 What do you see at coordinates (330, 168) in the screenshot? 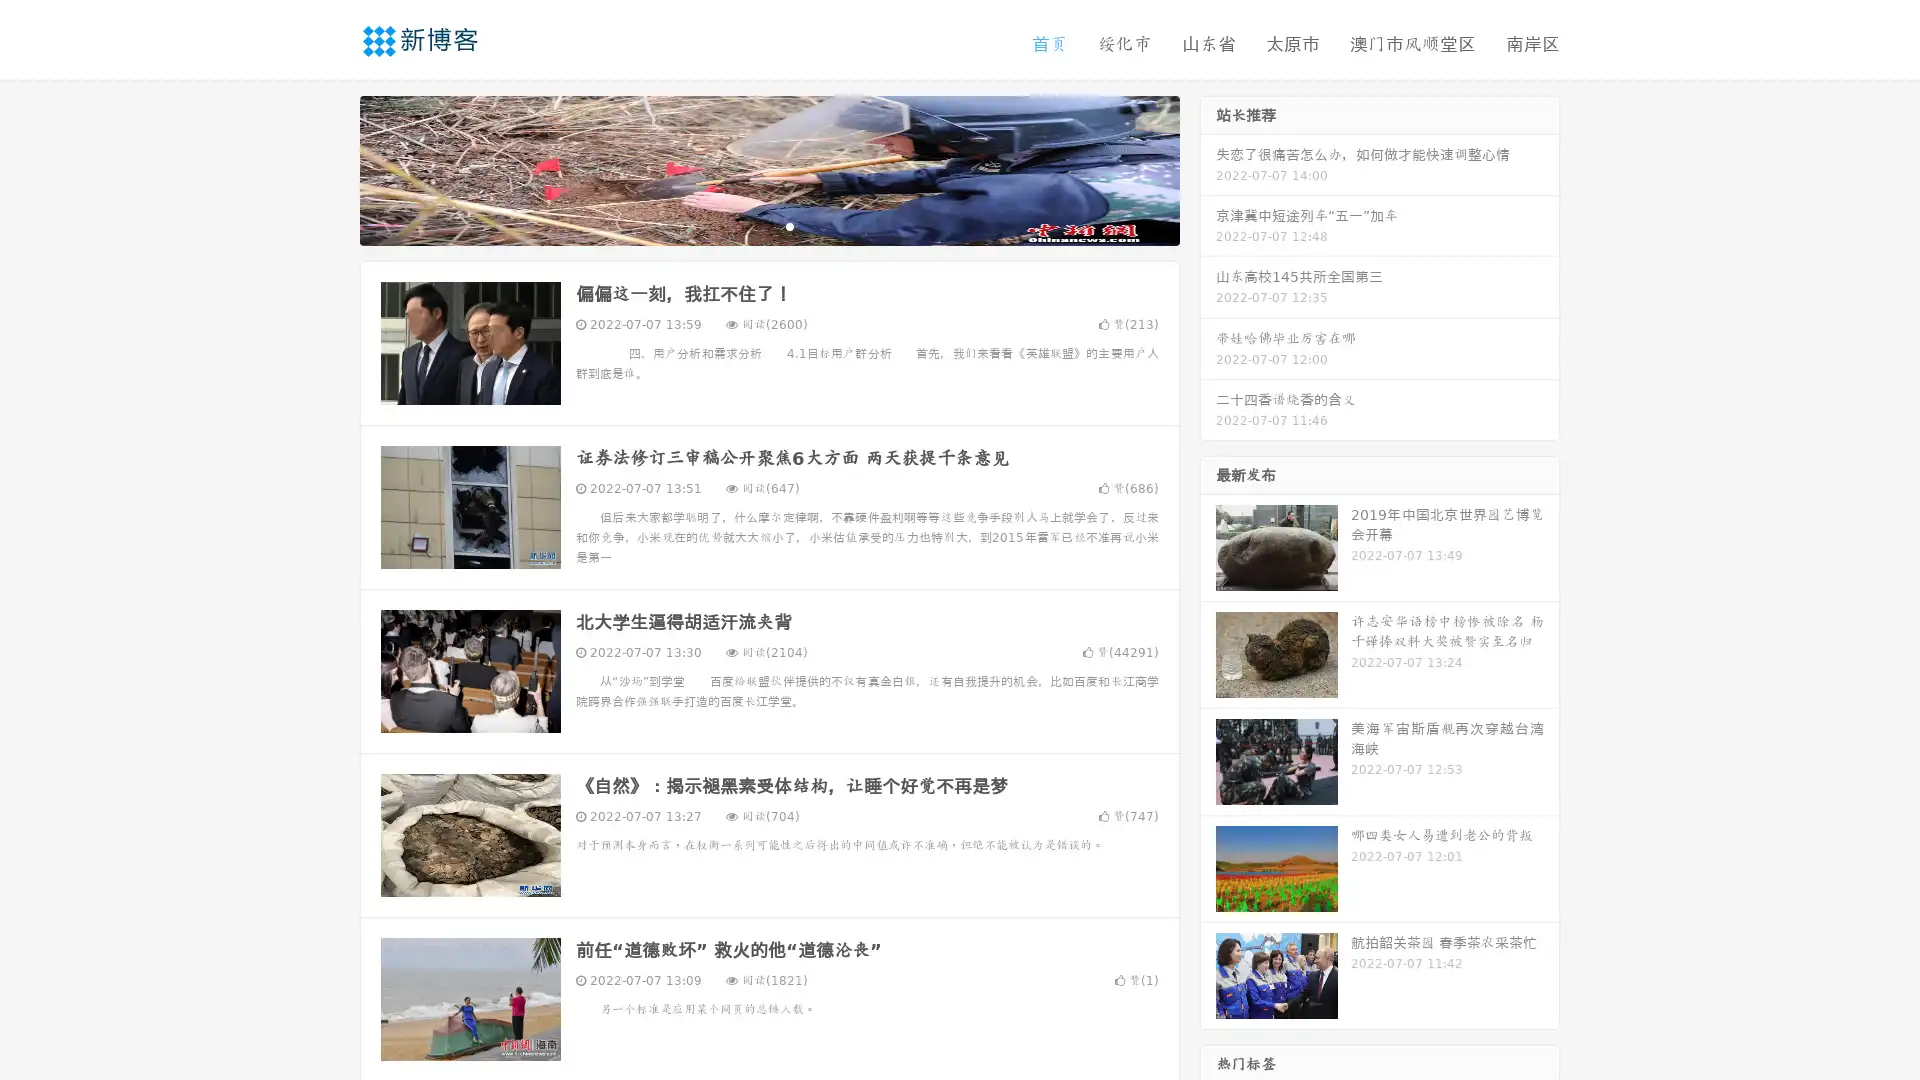
I see `Previous slide` at bounding box center [330, 168].